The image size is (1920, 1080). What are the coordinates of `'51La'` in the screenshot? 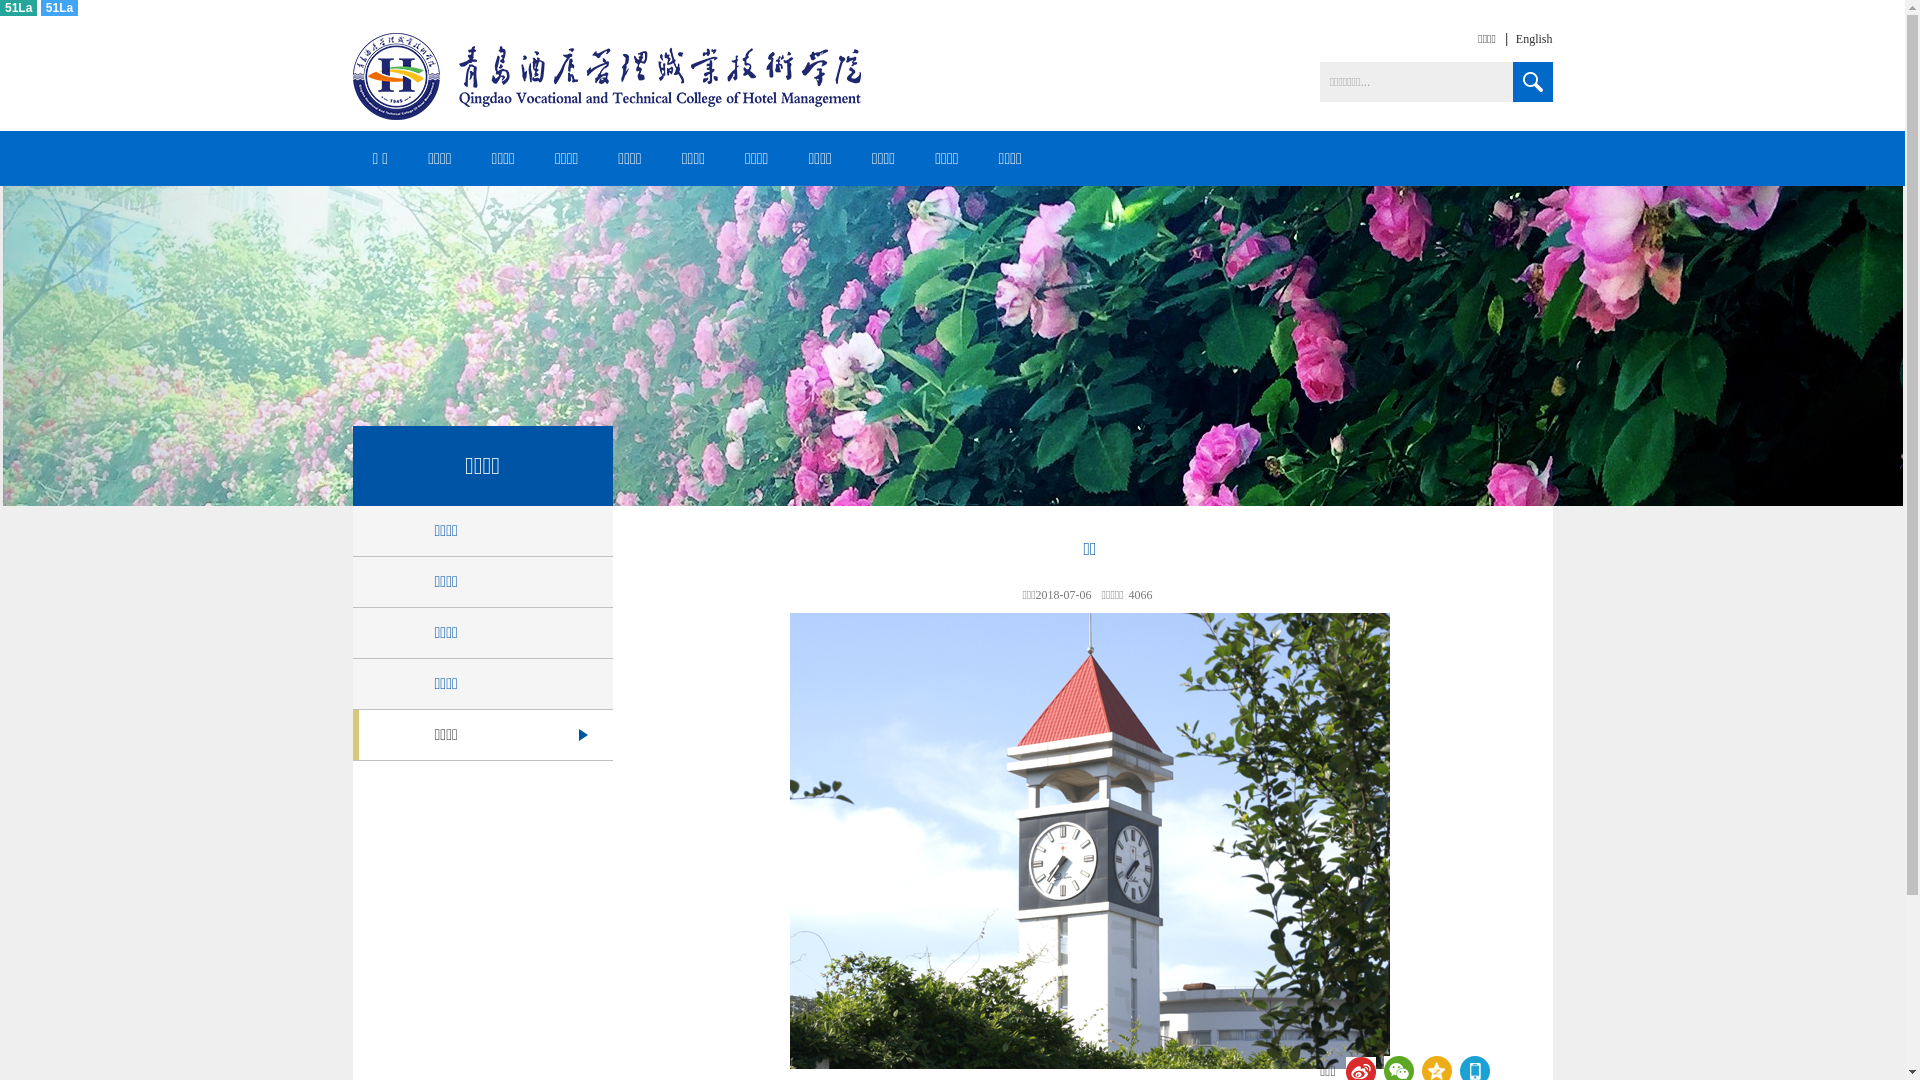 It's located at (41, 7).